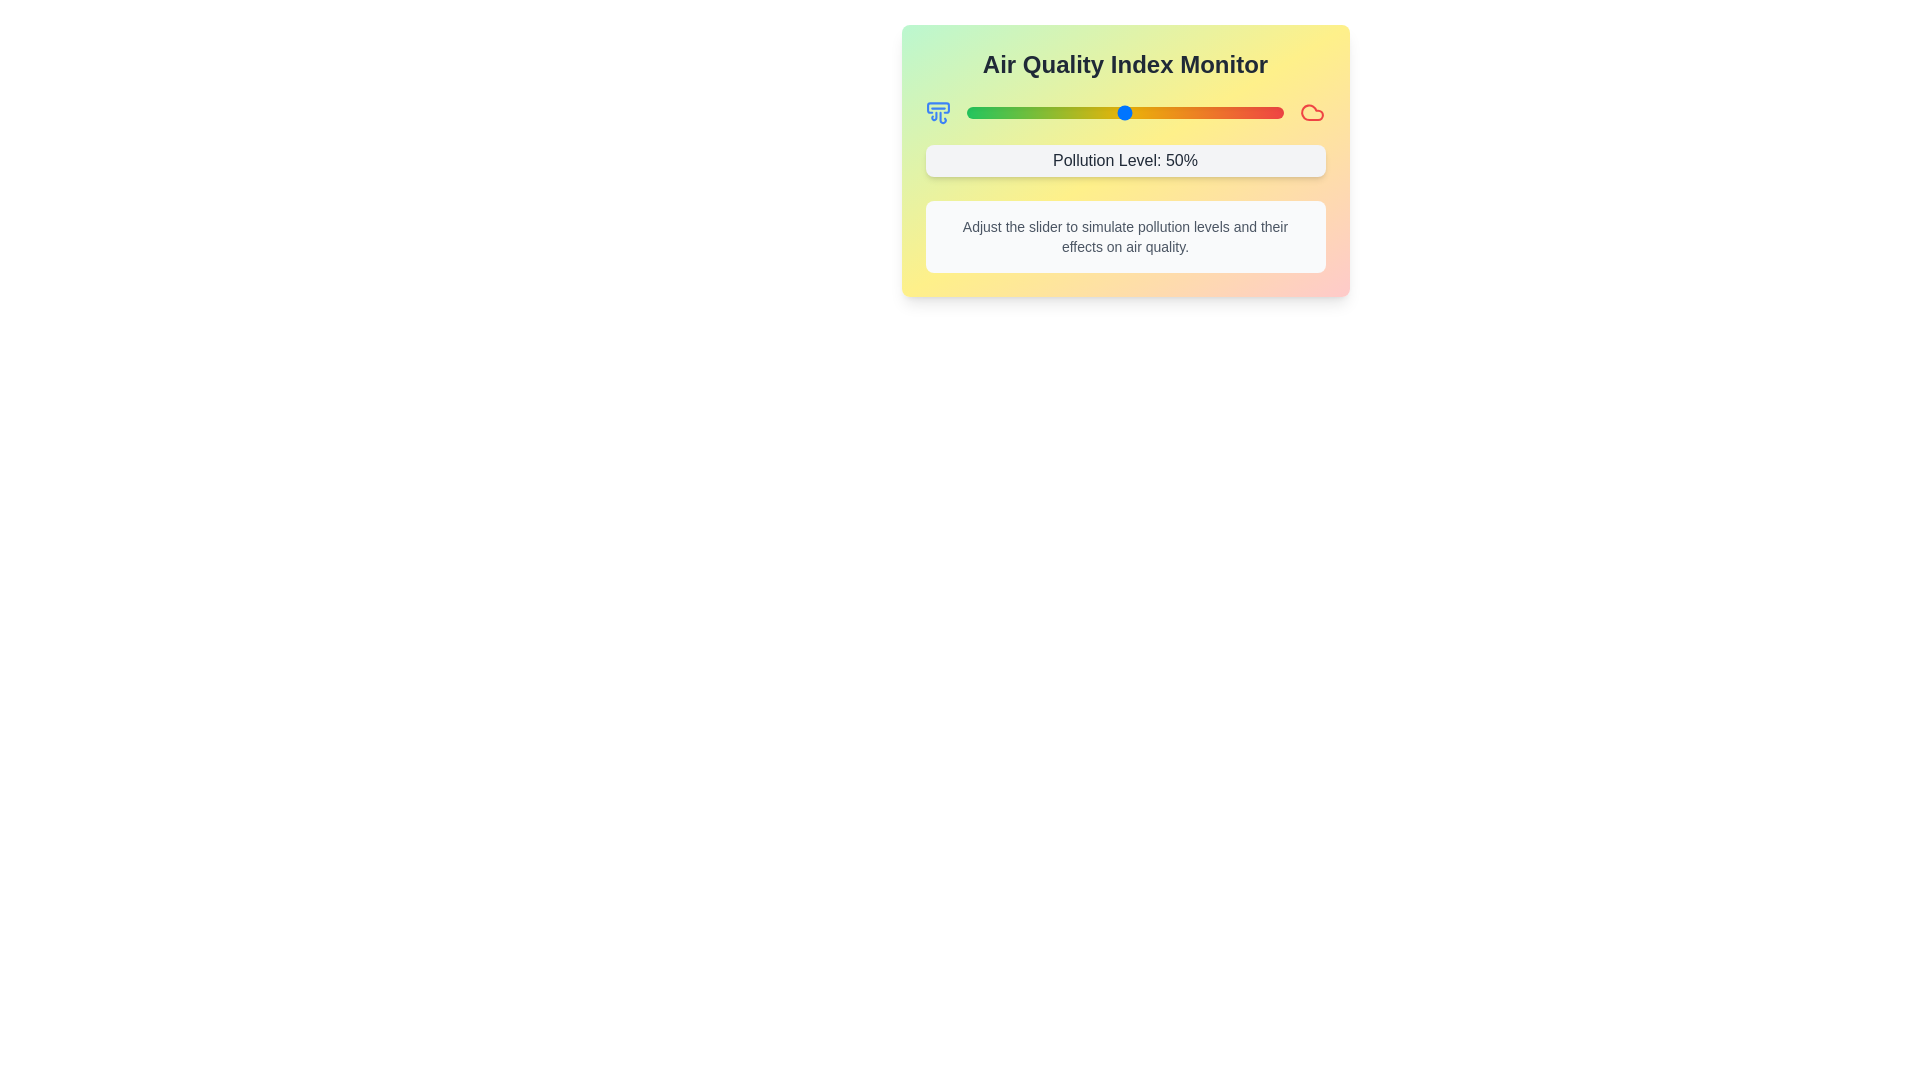  Describe the element at coordinates (1001, 112) in the screenshot. I see `the pollution level slider to 11%` at that location.